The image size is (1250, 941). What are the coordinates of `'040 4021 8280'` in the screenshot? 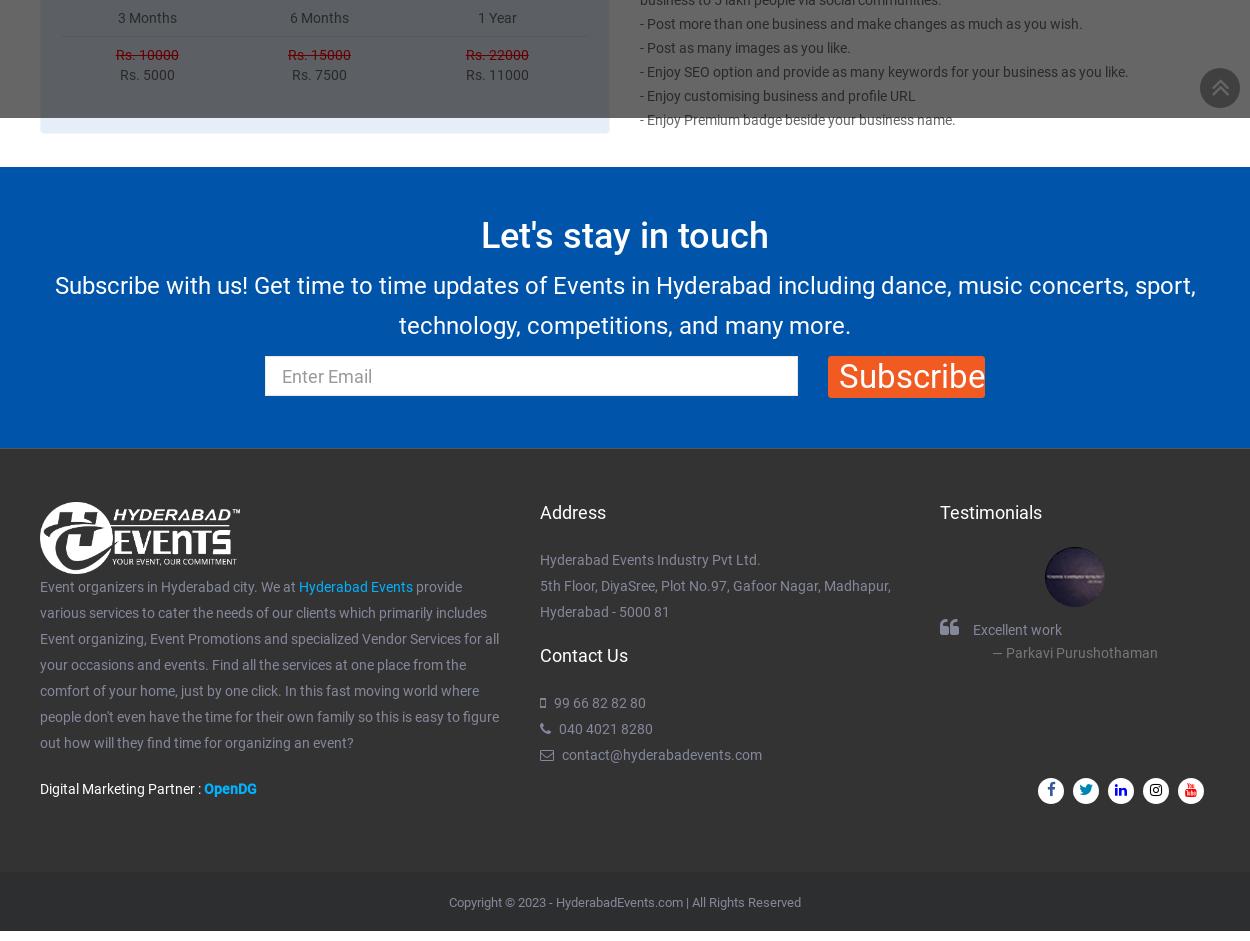 It's located at (603, 727).